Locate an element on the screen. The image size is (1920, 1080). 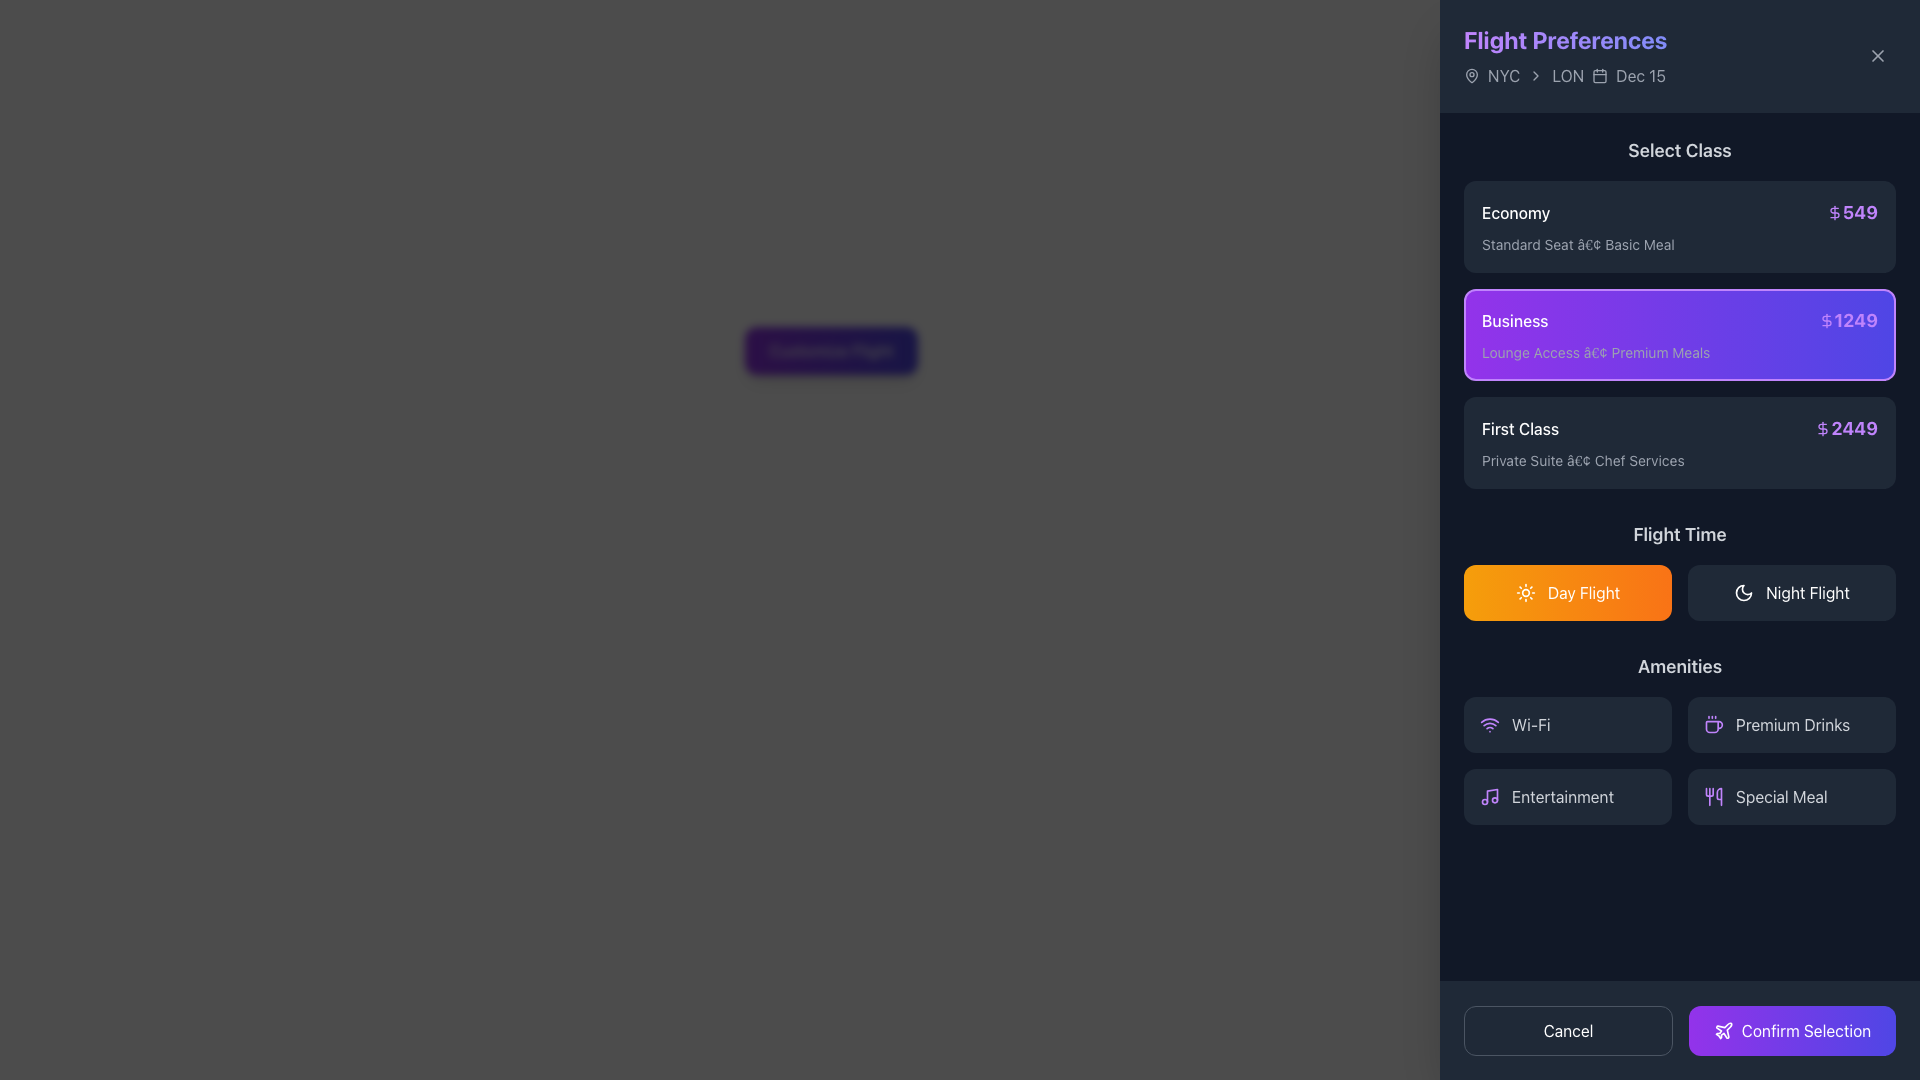
the second button from the left in the grid of four buttons in the 'Amenities' section is located at coordinates (1791, 725).